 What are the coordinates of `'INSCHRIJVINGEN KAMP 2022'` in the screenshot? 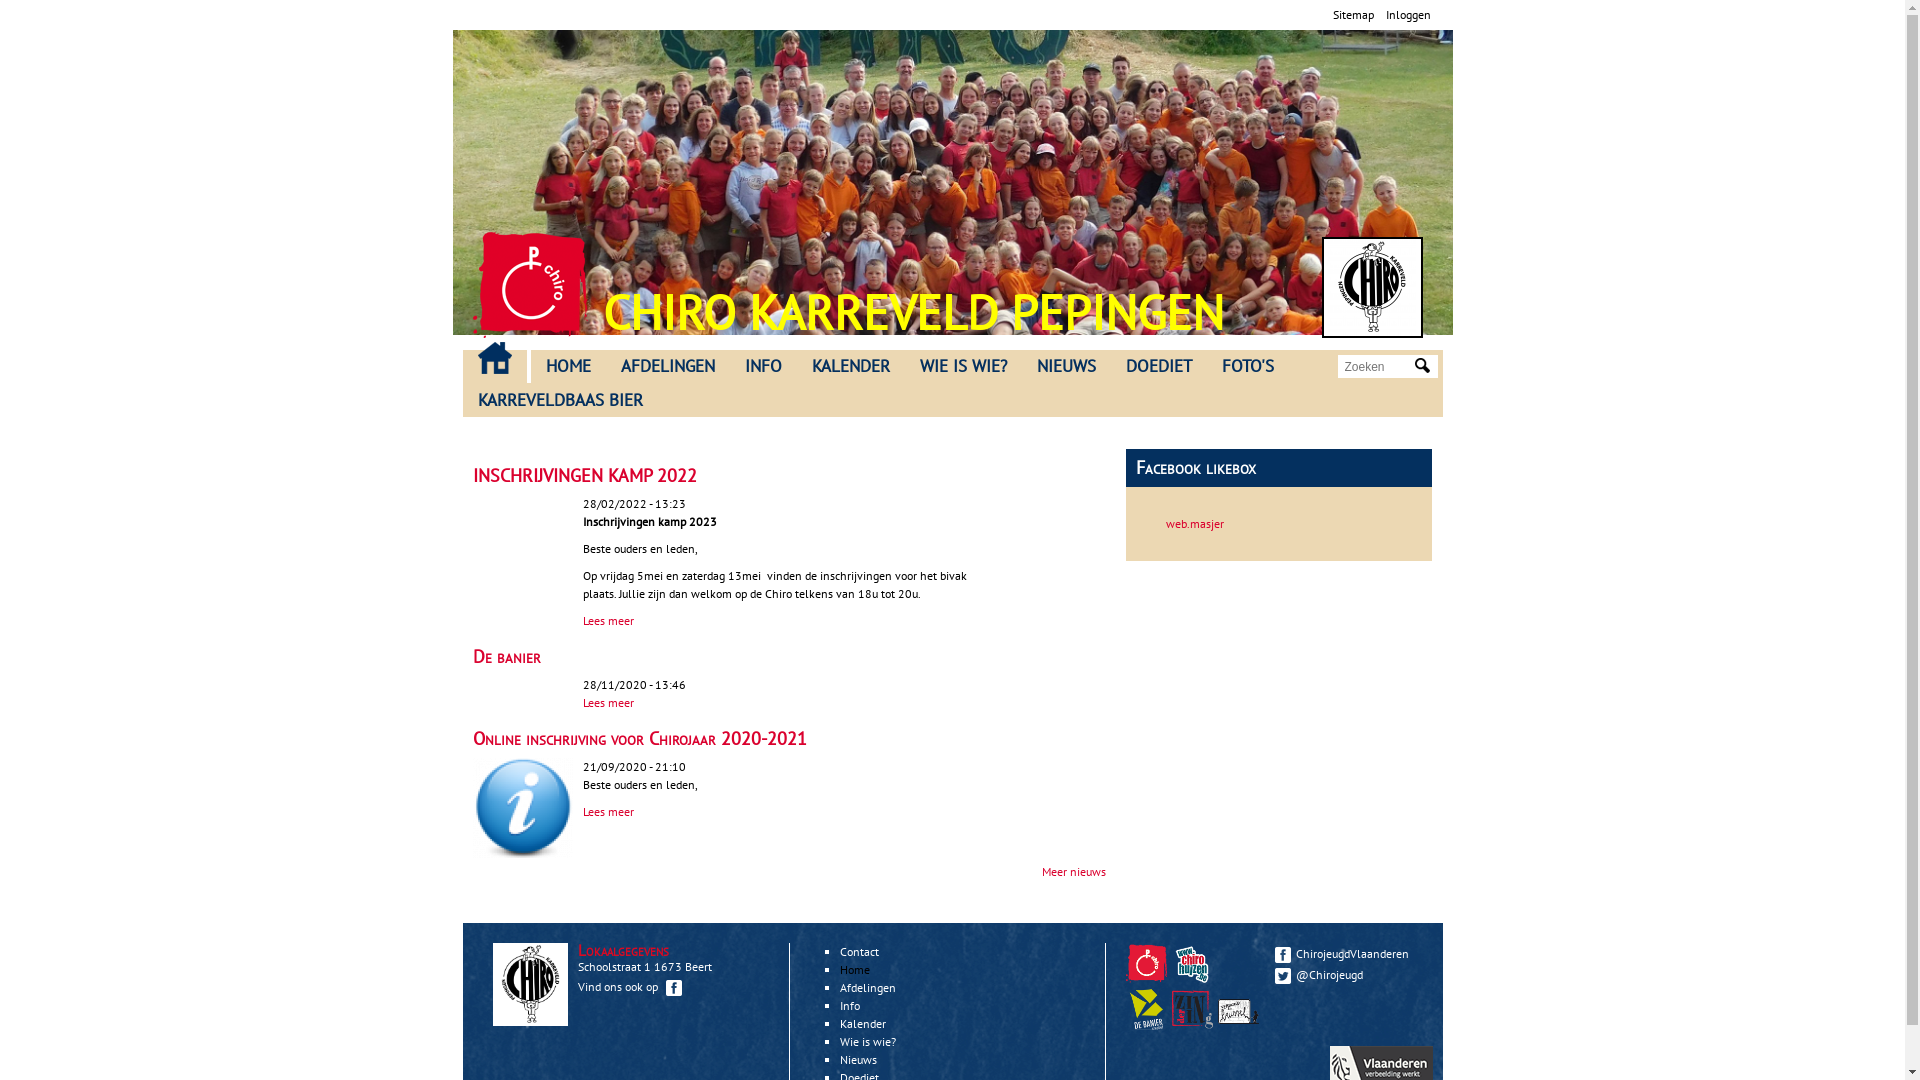 It's located at (583, 475).